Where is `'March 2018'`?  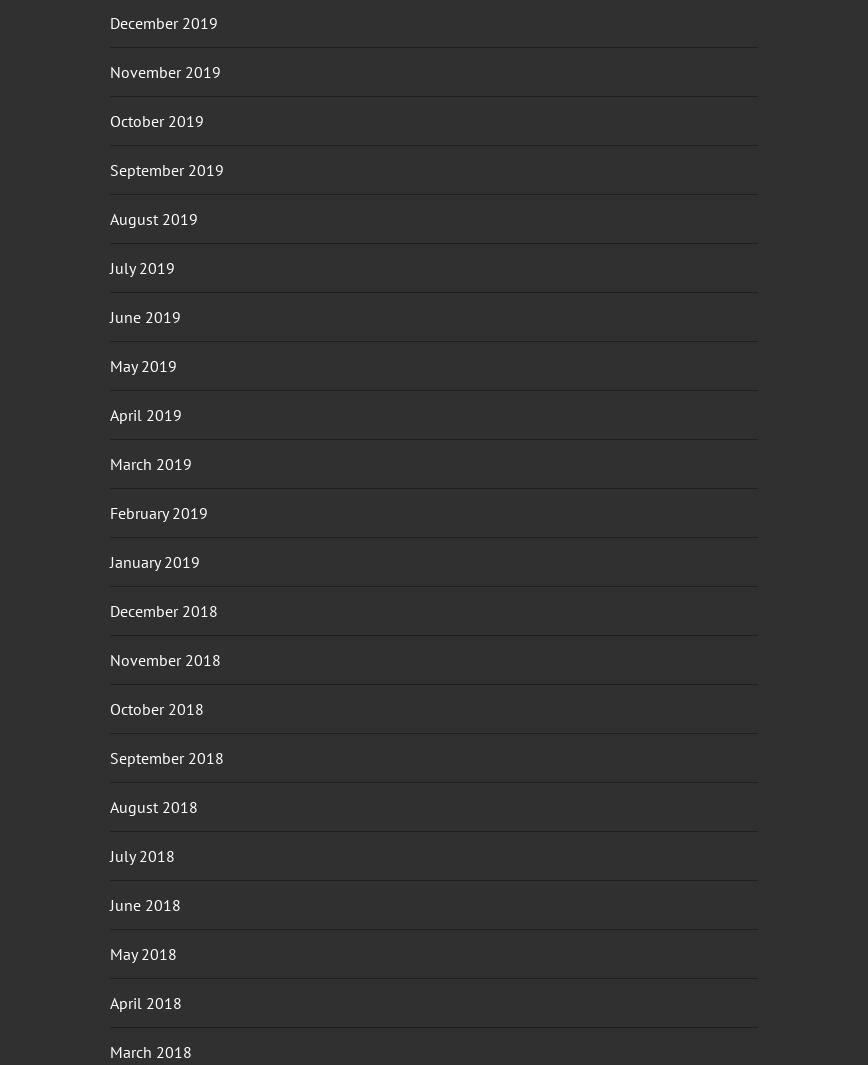 'March 2018' is located at coordinates (151, 1051).